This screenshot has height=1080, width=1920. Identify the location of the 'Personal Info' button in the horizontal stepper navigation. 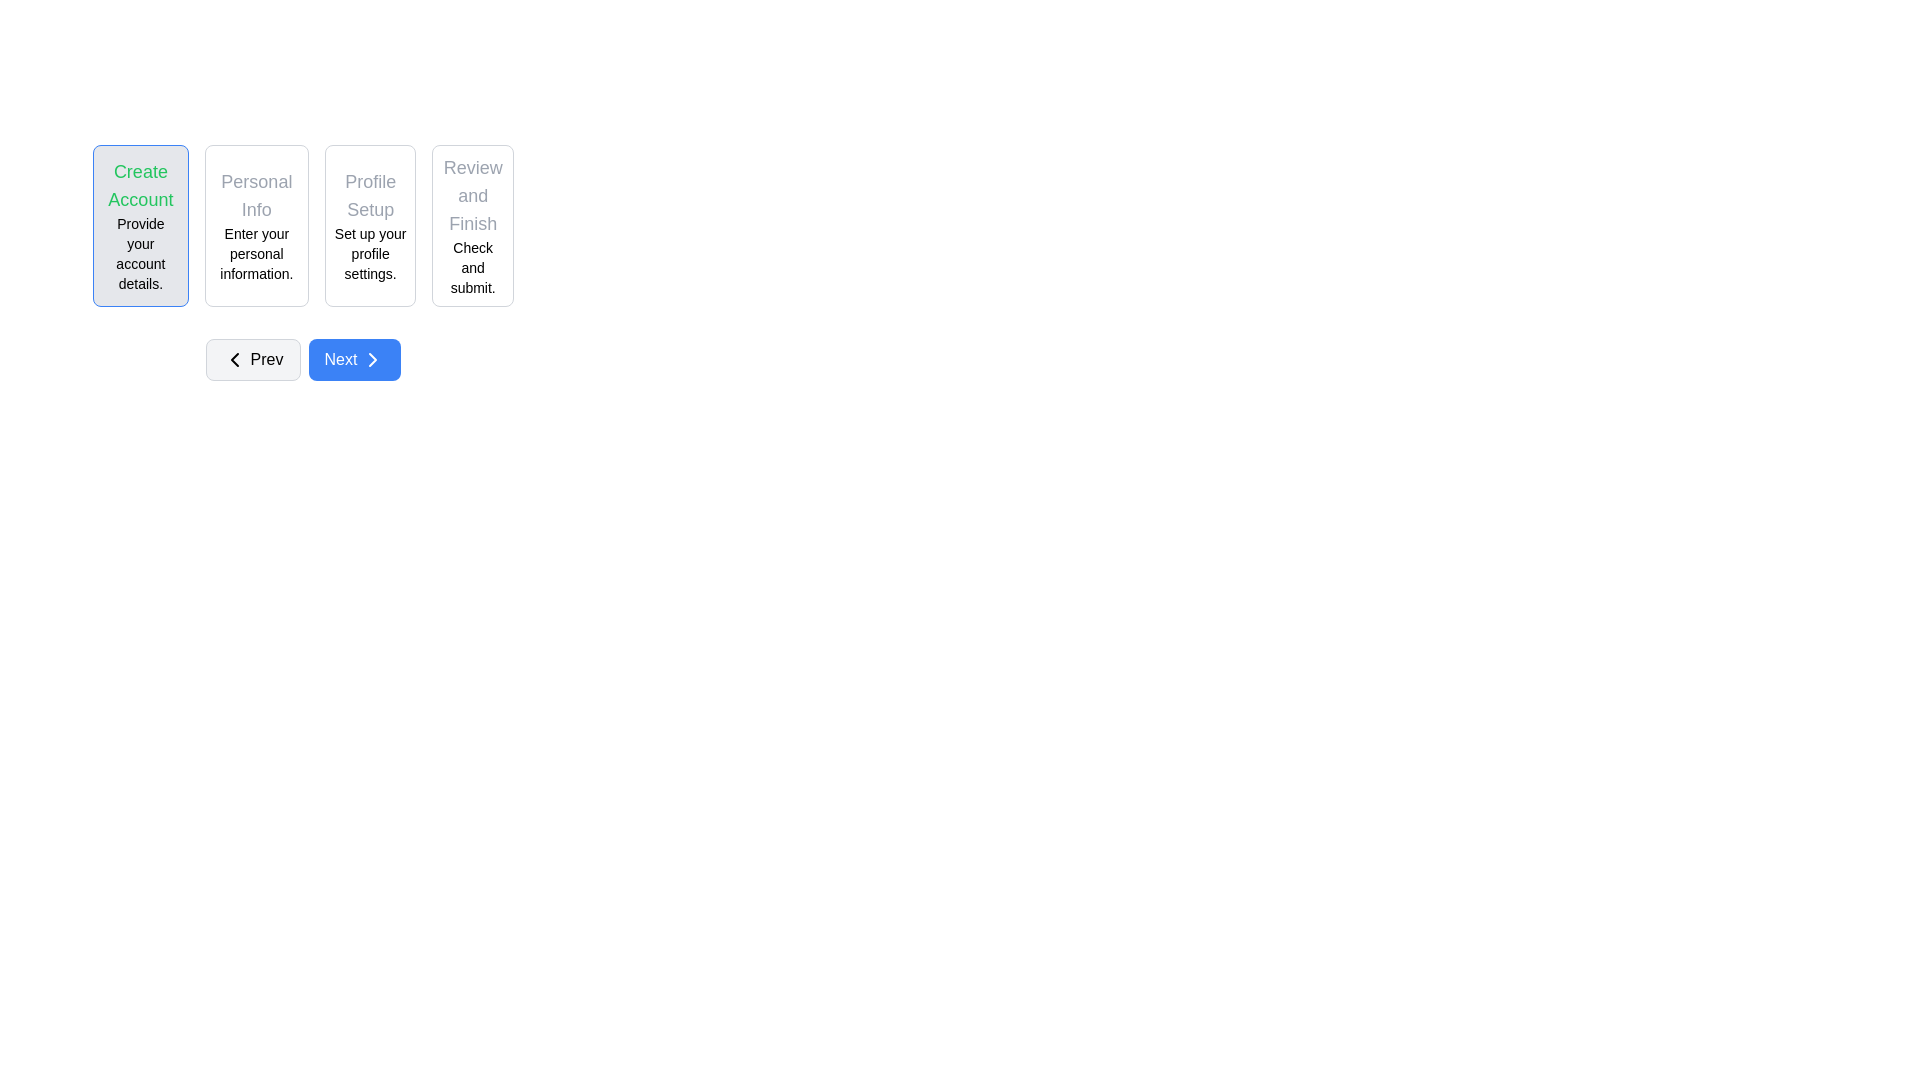
(255, 225).